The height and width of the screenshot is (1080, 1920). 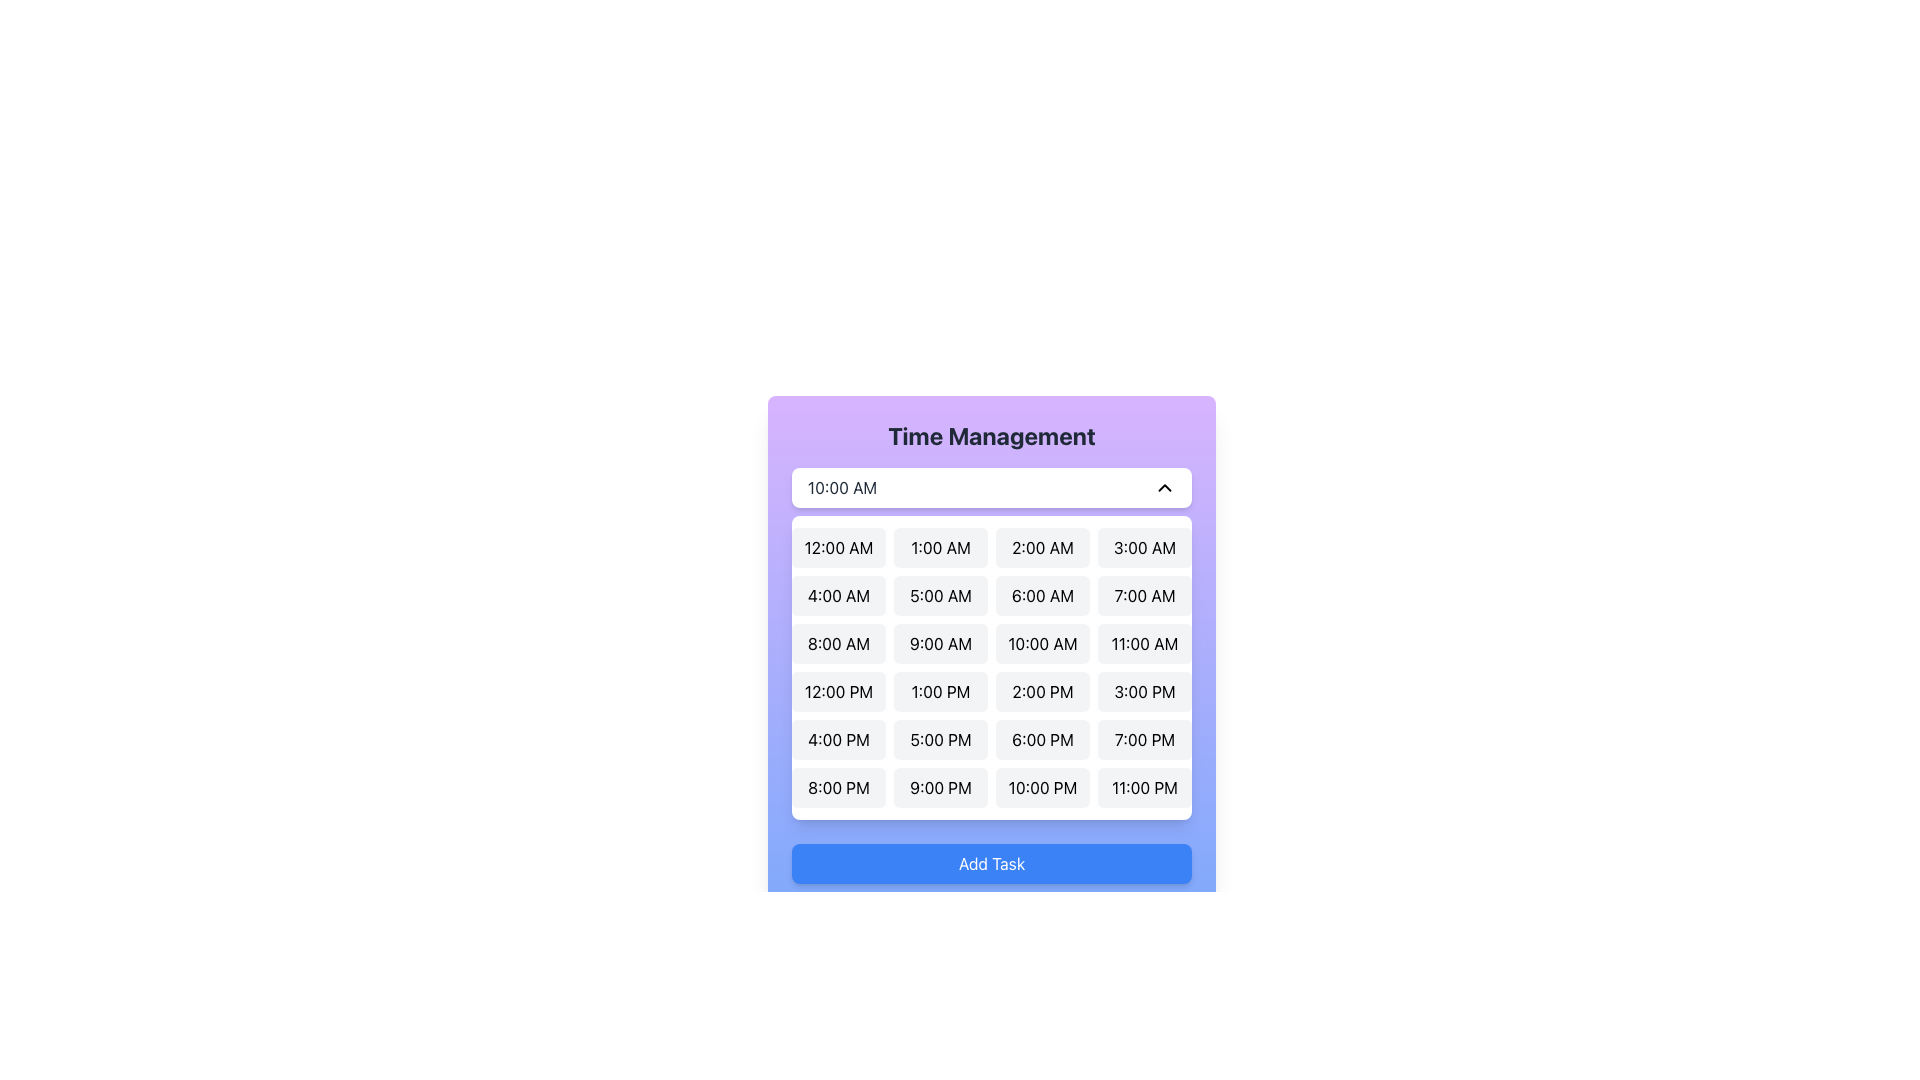 I want to click on the '9:00 PM' time slot button located in the fourth row and second column of the time slots grid within the purple card labeled 'Time Management', so click(x=939, y=786).